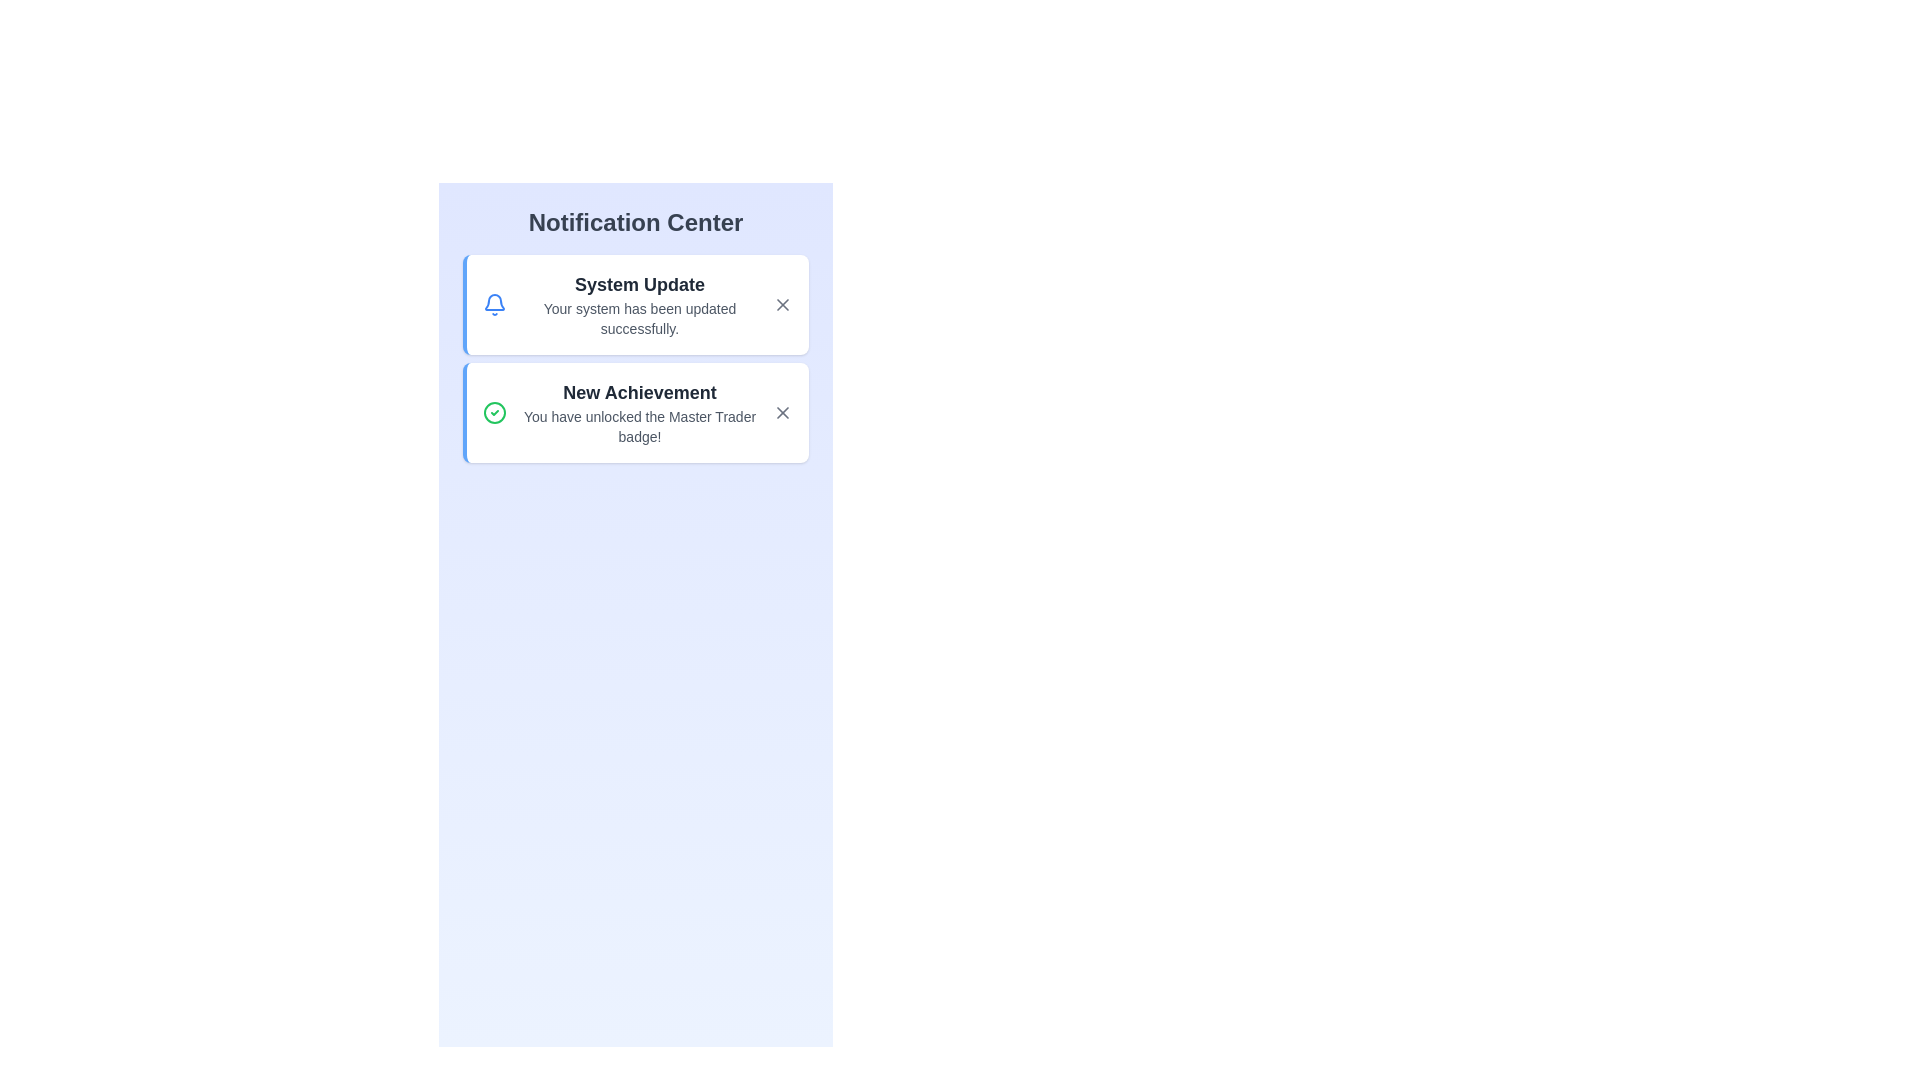  I want to click on the blue bell-shaped icon located in the upper left corner of the notification card, adjacent to the text 'System Update', so click(494, 304).